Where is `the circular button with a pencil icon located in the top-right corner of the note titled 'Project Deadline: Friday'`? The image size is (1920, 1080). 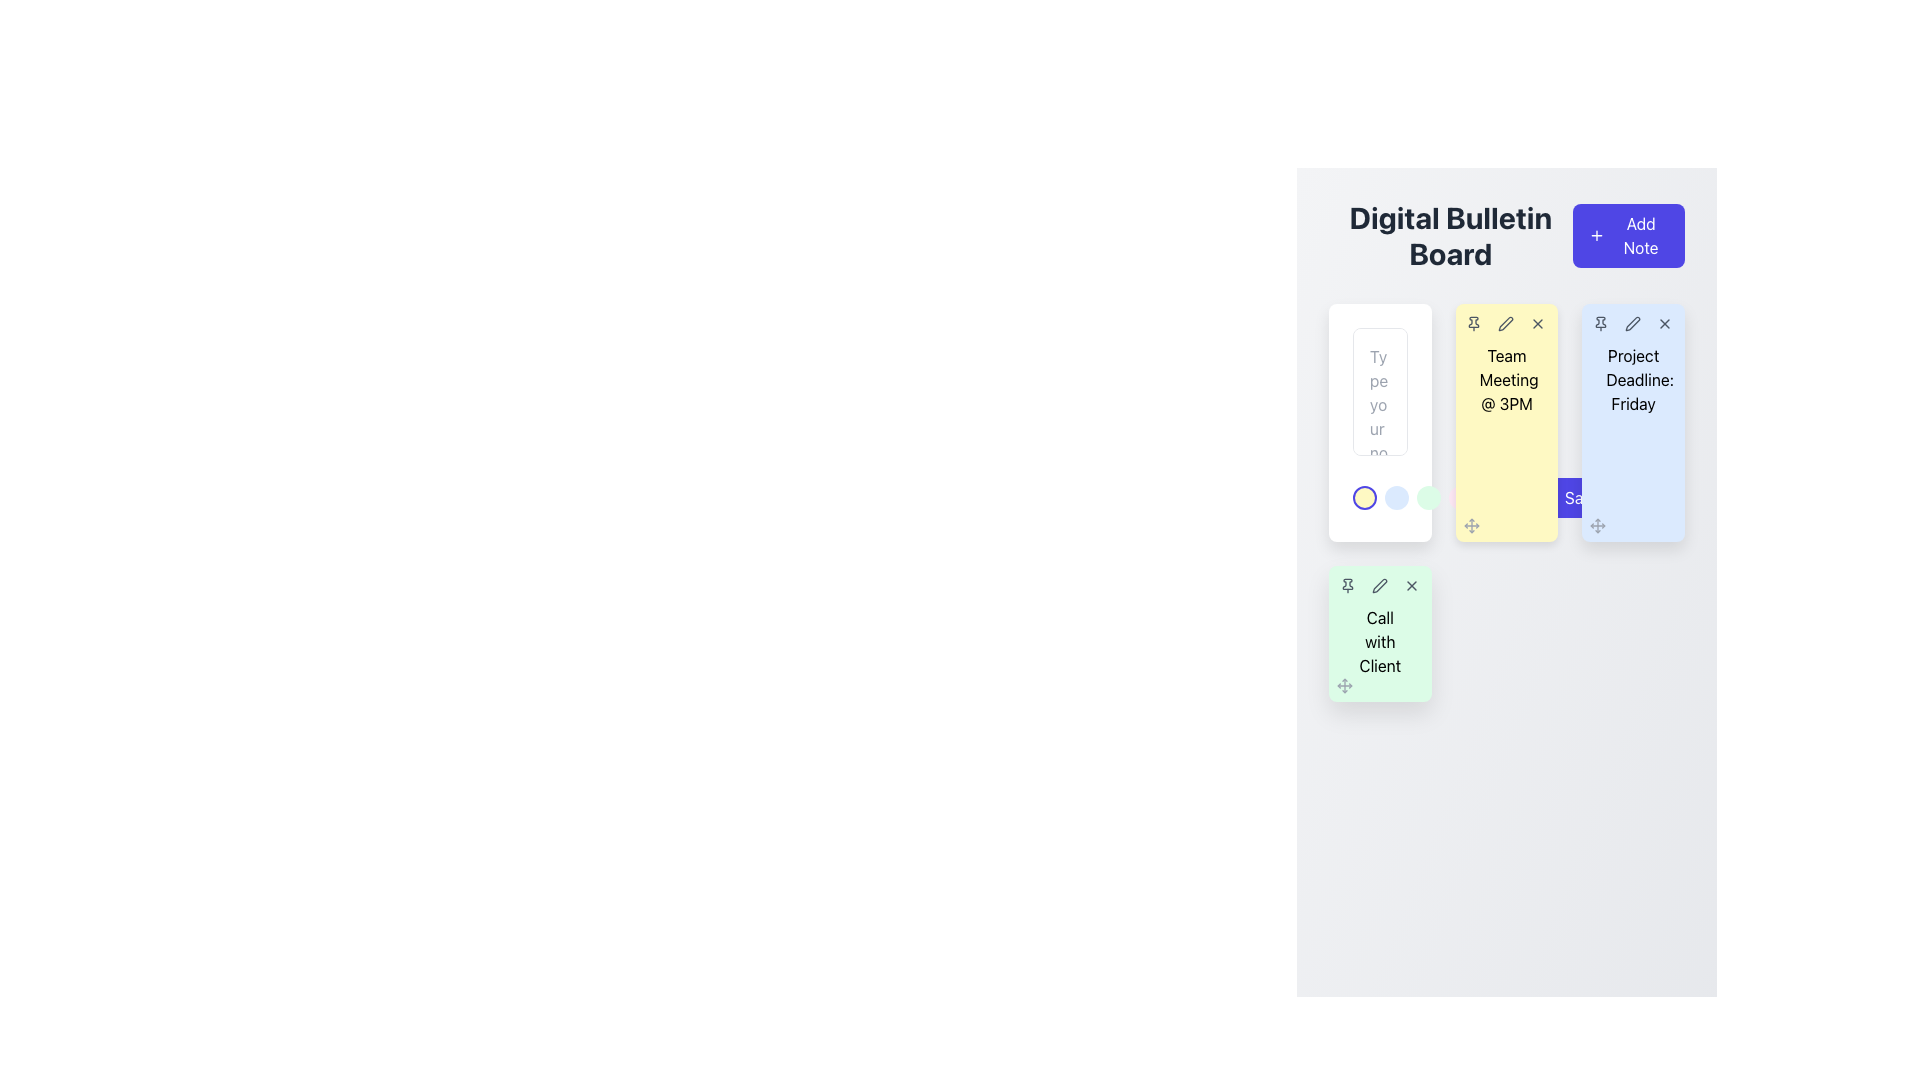 the circular button with a pencil icon located in the top-right corner of the note titled 'Project Deadline: Friday' is located at coordinates (1632, 323).